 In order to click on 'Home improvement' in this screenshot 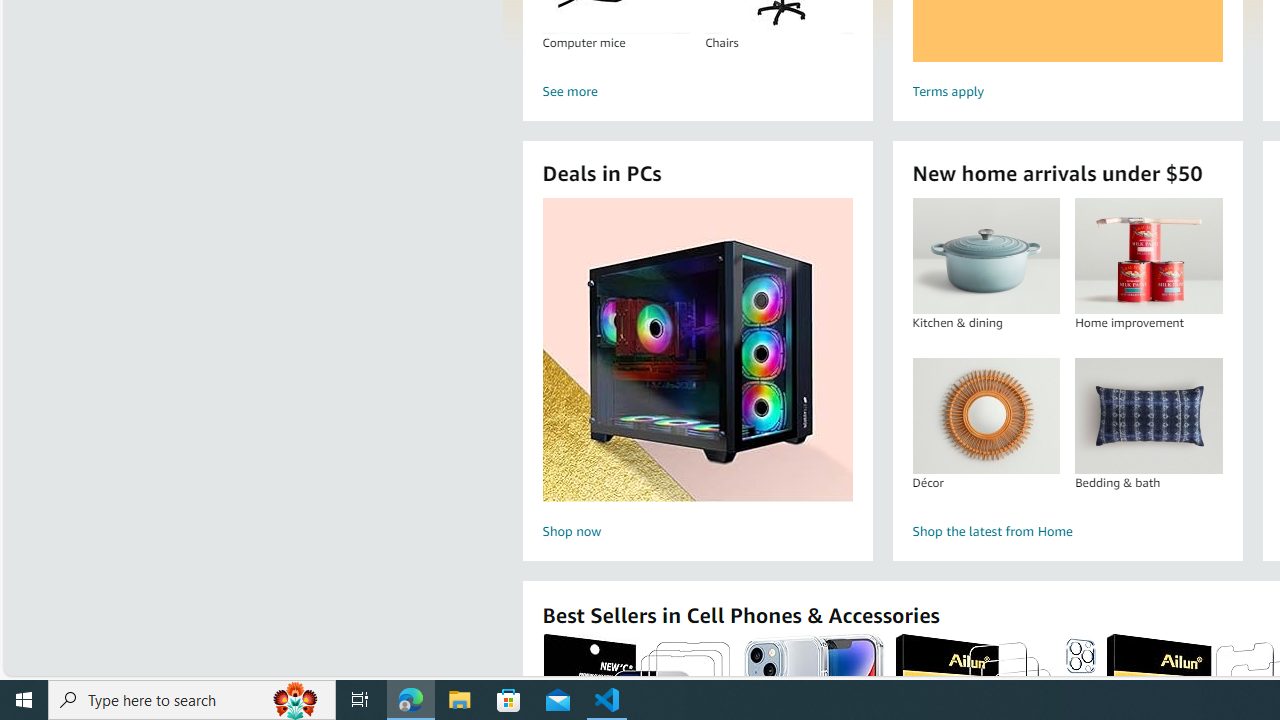, I will do `click(1148, 255)`.